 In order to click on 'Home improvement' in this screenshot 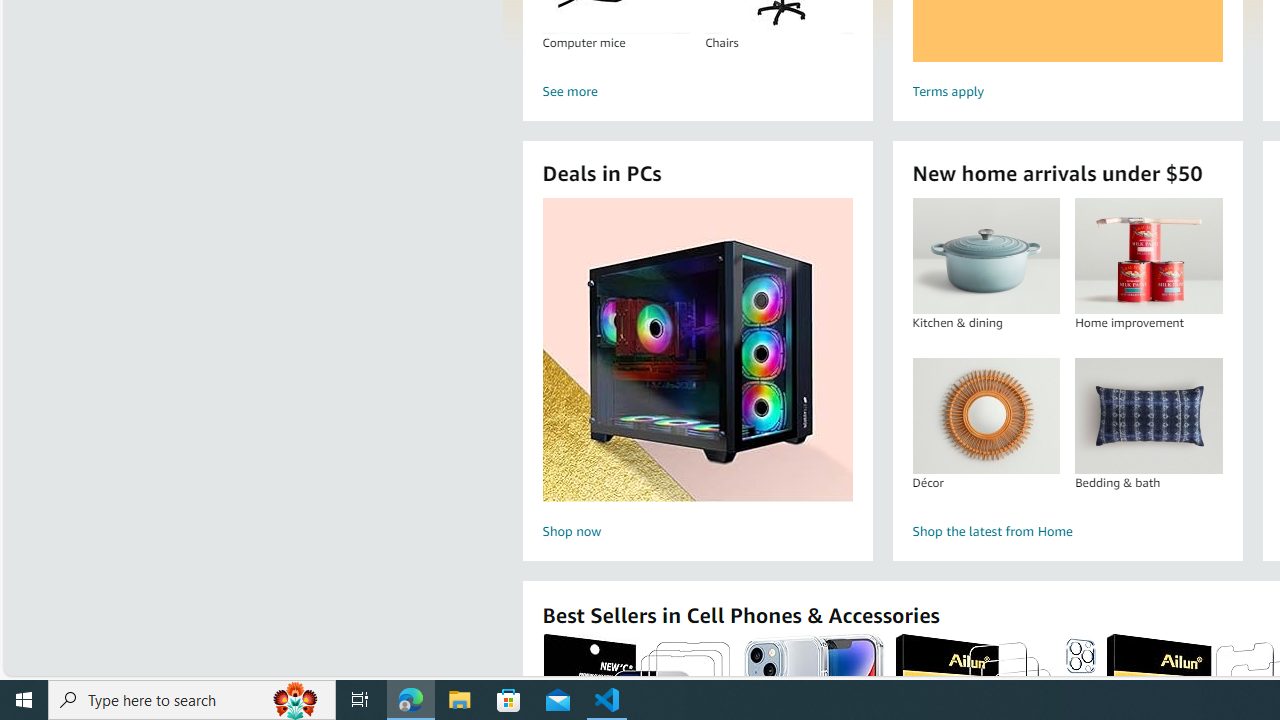, I will do `click(1148, 255)`.